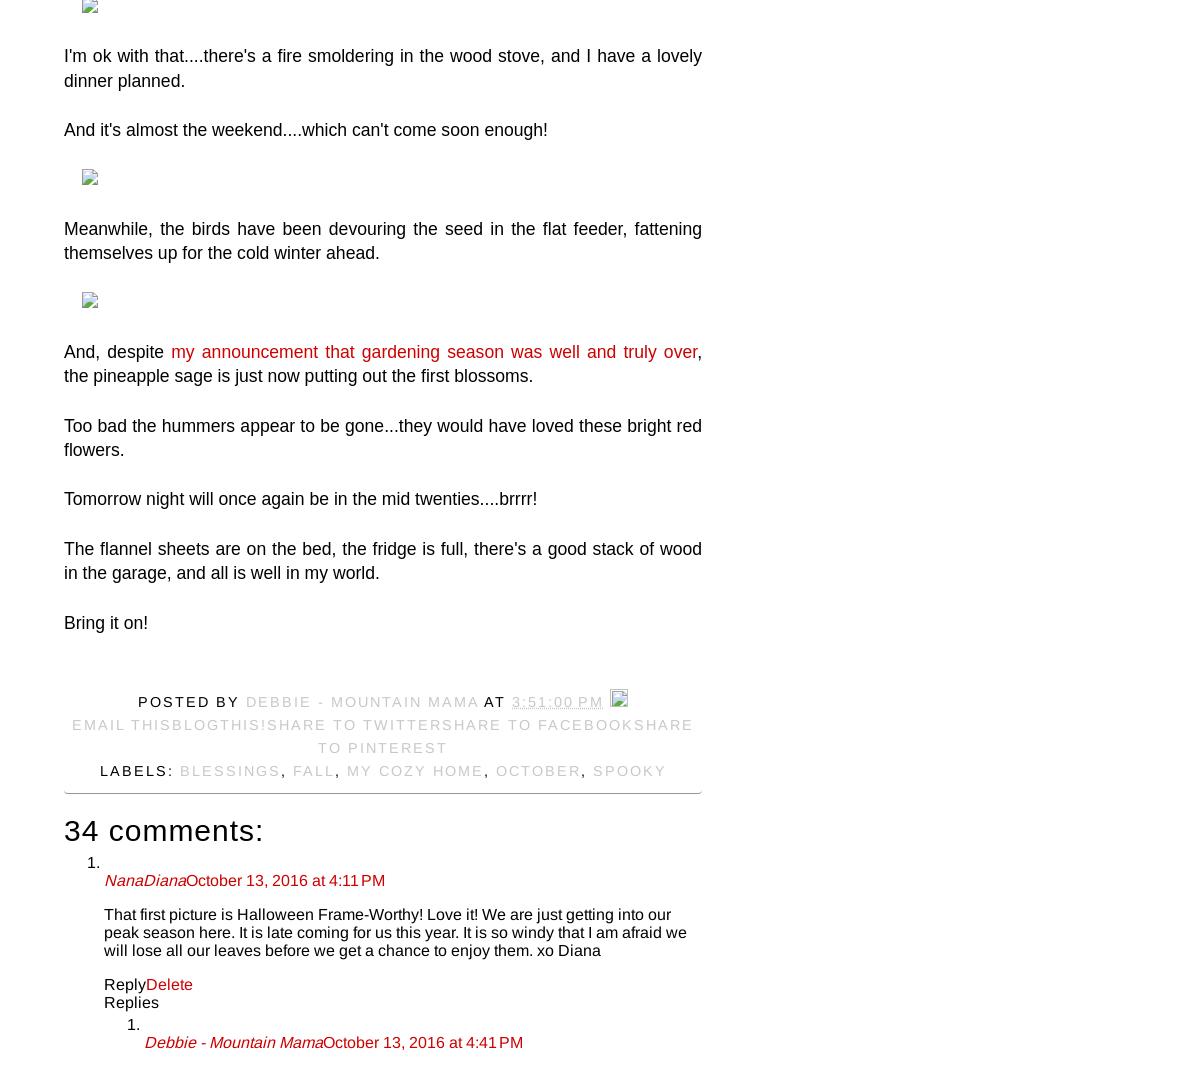 This screenshot has height=1065, width=1178. Describe the element at coordinates (62, 830) in the screenshot. I see `'34 comments:'` at that location.